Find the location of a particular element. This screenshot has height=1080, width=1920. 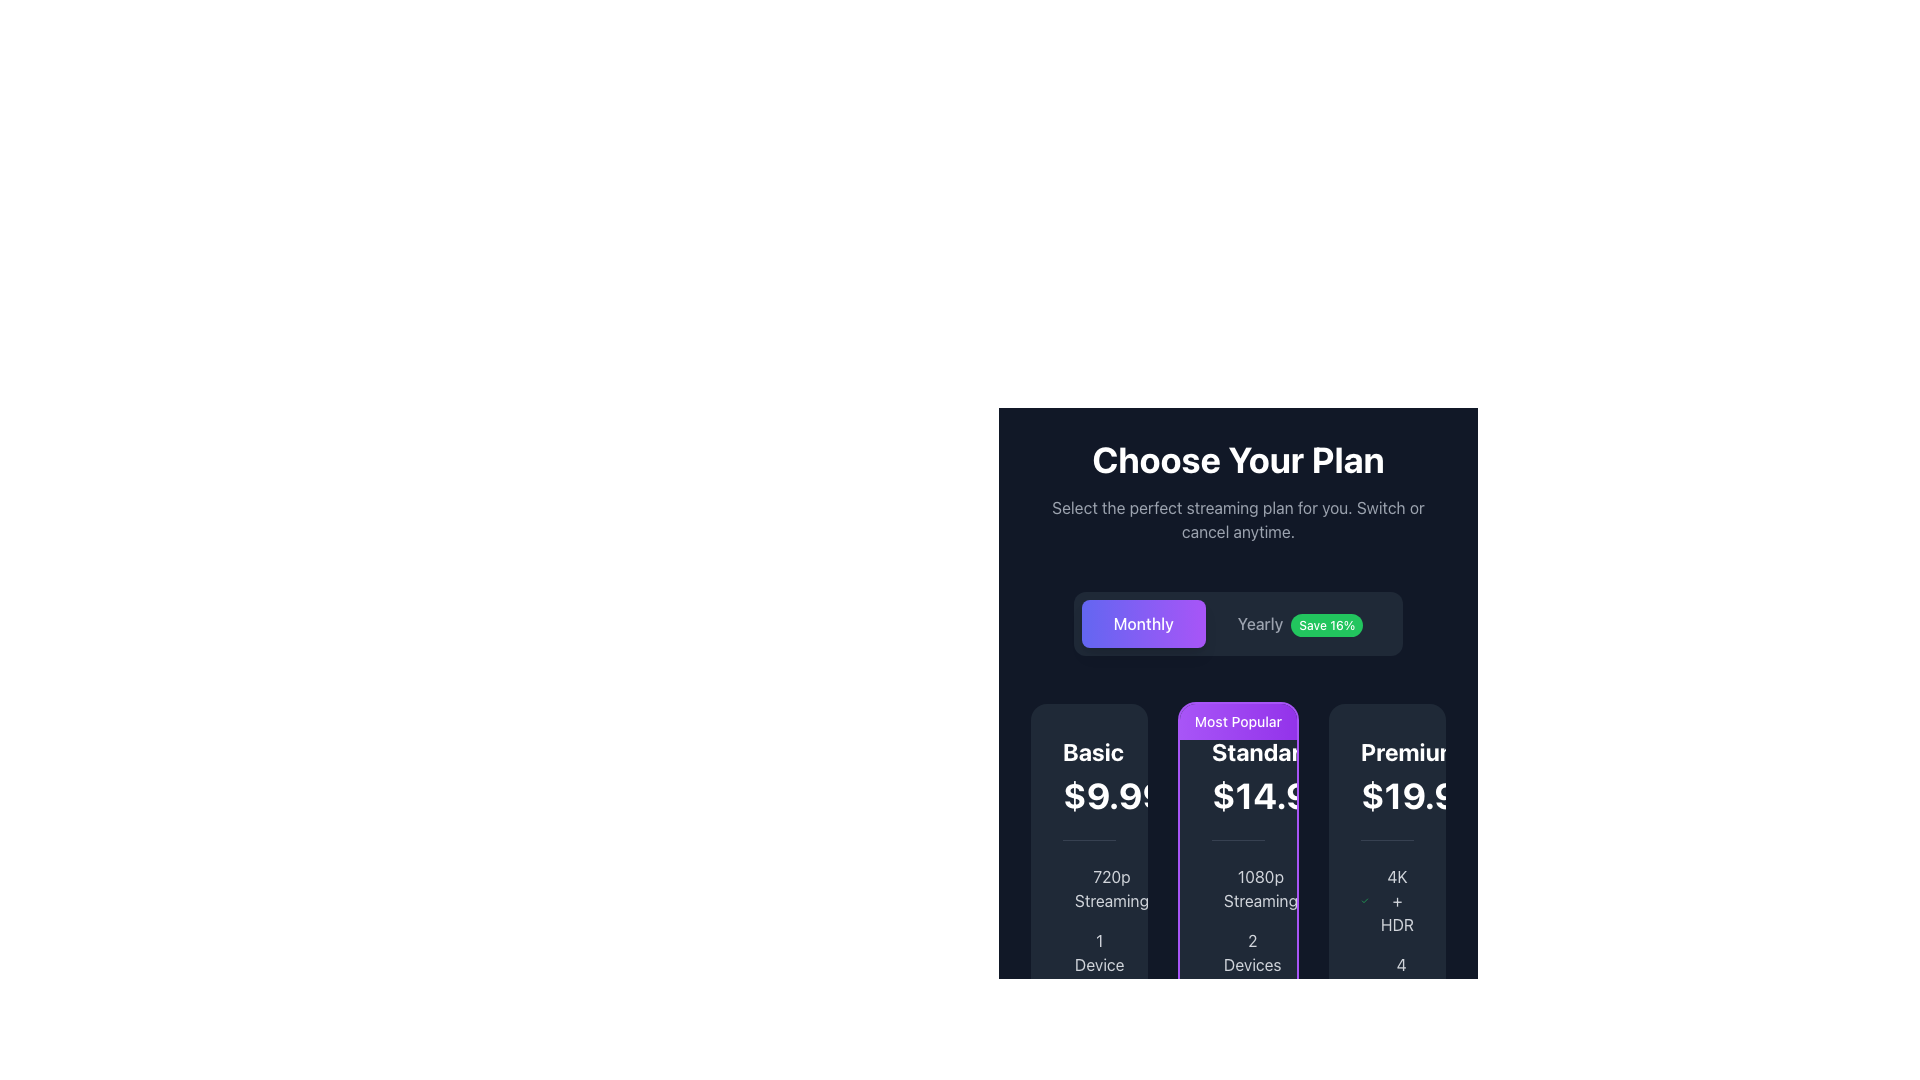

the text element that displays the monthly price for the Premium subscription plan, located in the rightmost column of the pricing table below the title 'Premium' is located at coordinates (1386, 794).